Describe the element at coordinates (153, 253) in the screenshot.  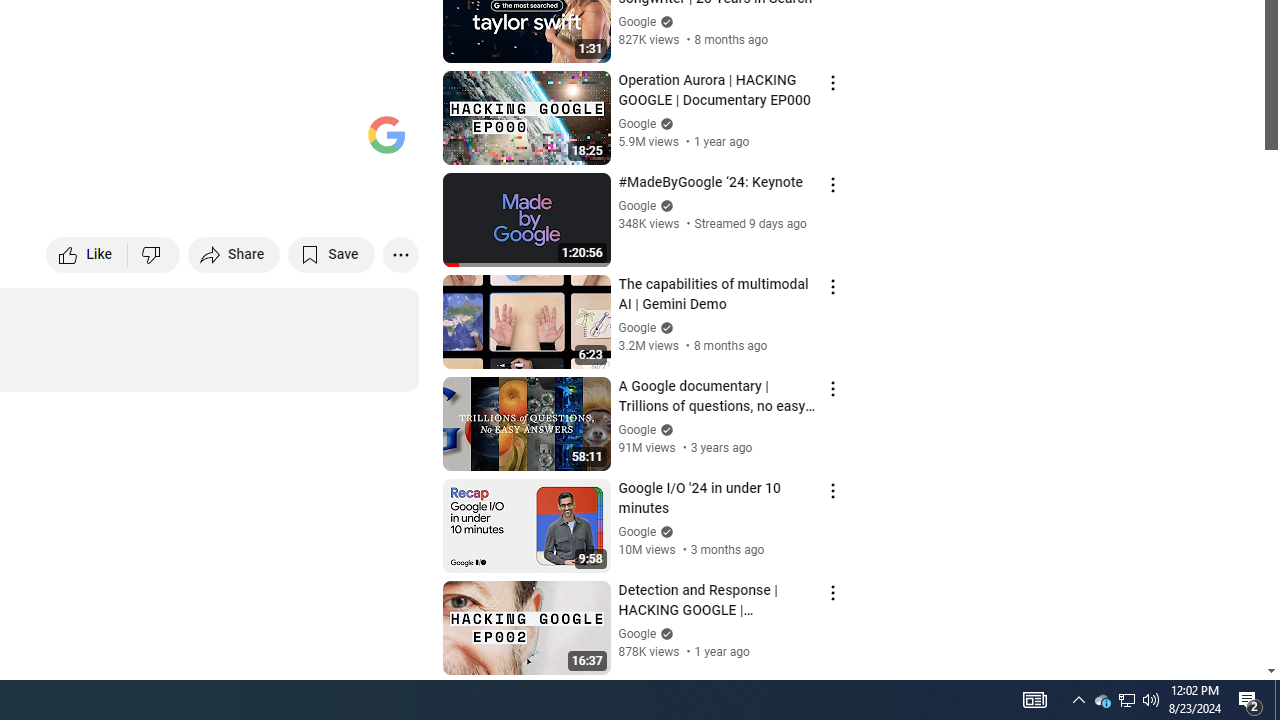
I see `'Dislike this video'` at that location.